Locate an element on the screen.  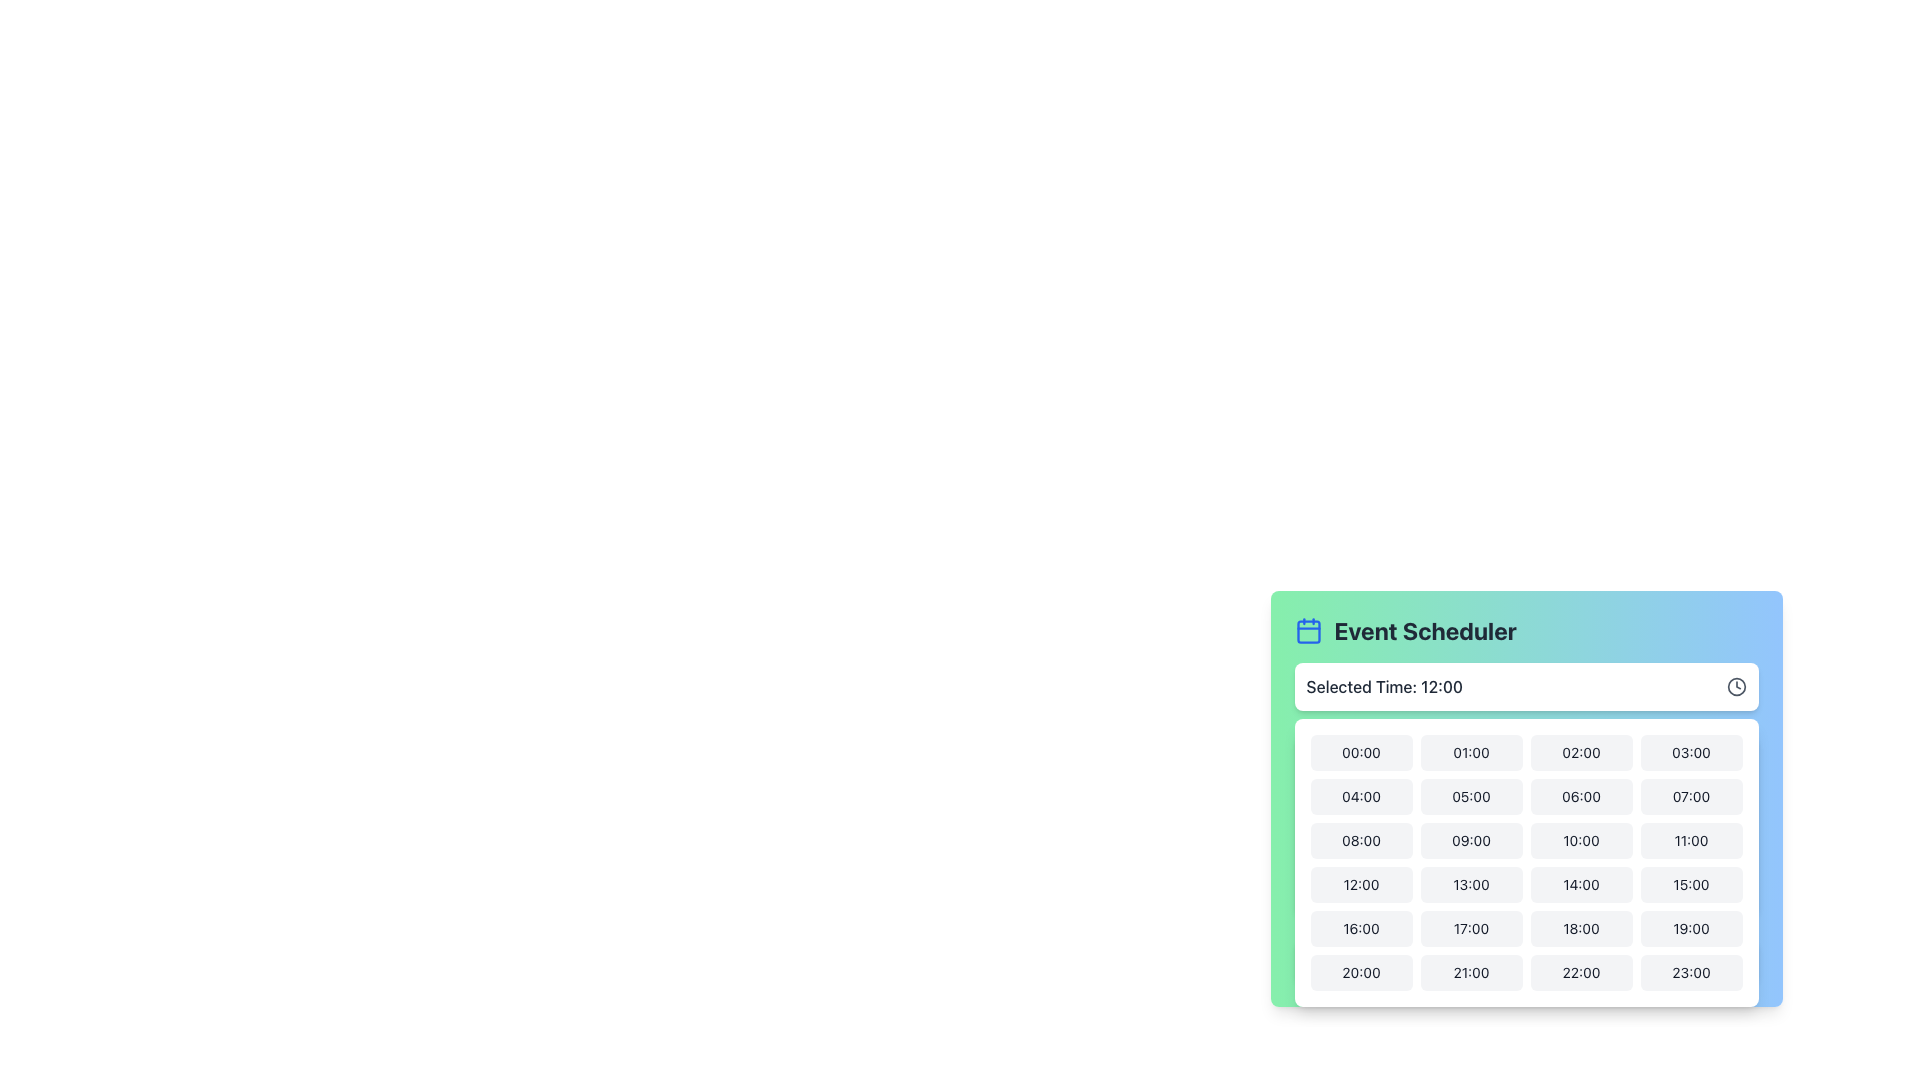
the selectable time slot button for '04:00' in the Event Scheduler is located at coordinates (1360, 796).